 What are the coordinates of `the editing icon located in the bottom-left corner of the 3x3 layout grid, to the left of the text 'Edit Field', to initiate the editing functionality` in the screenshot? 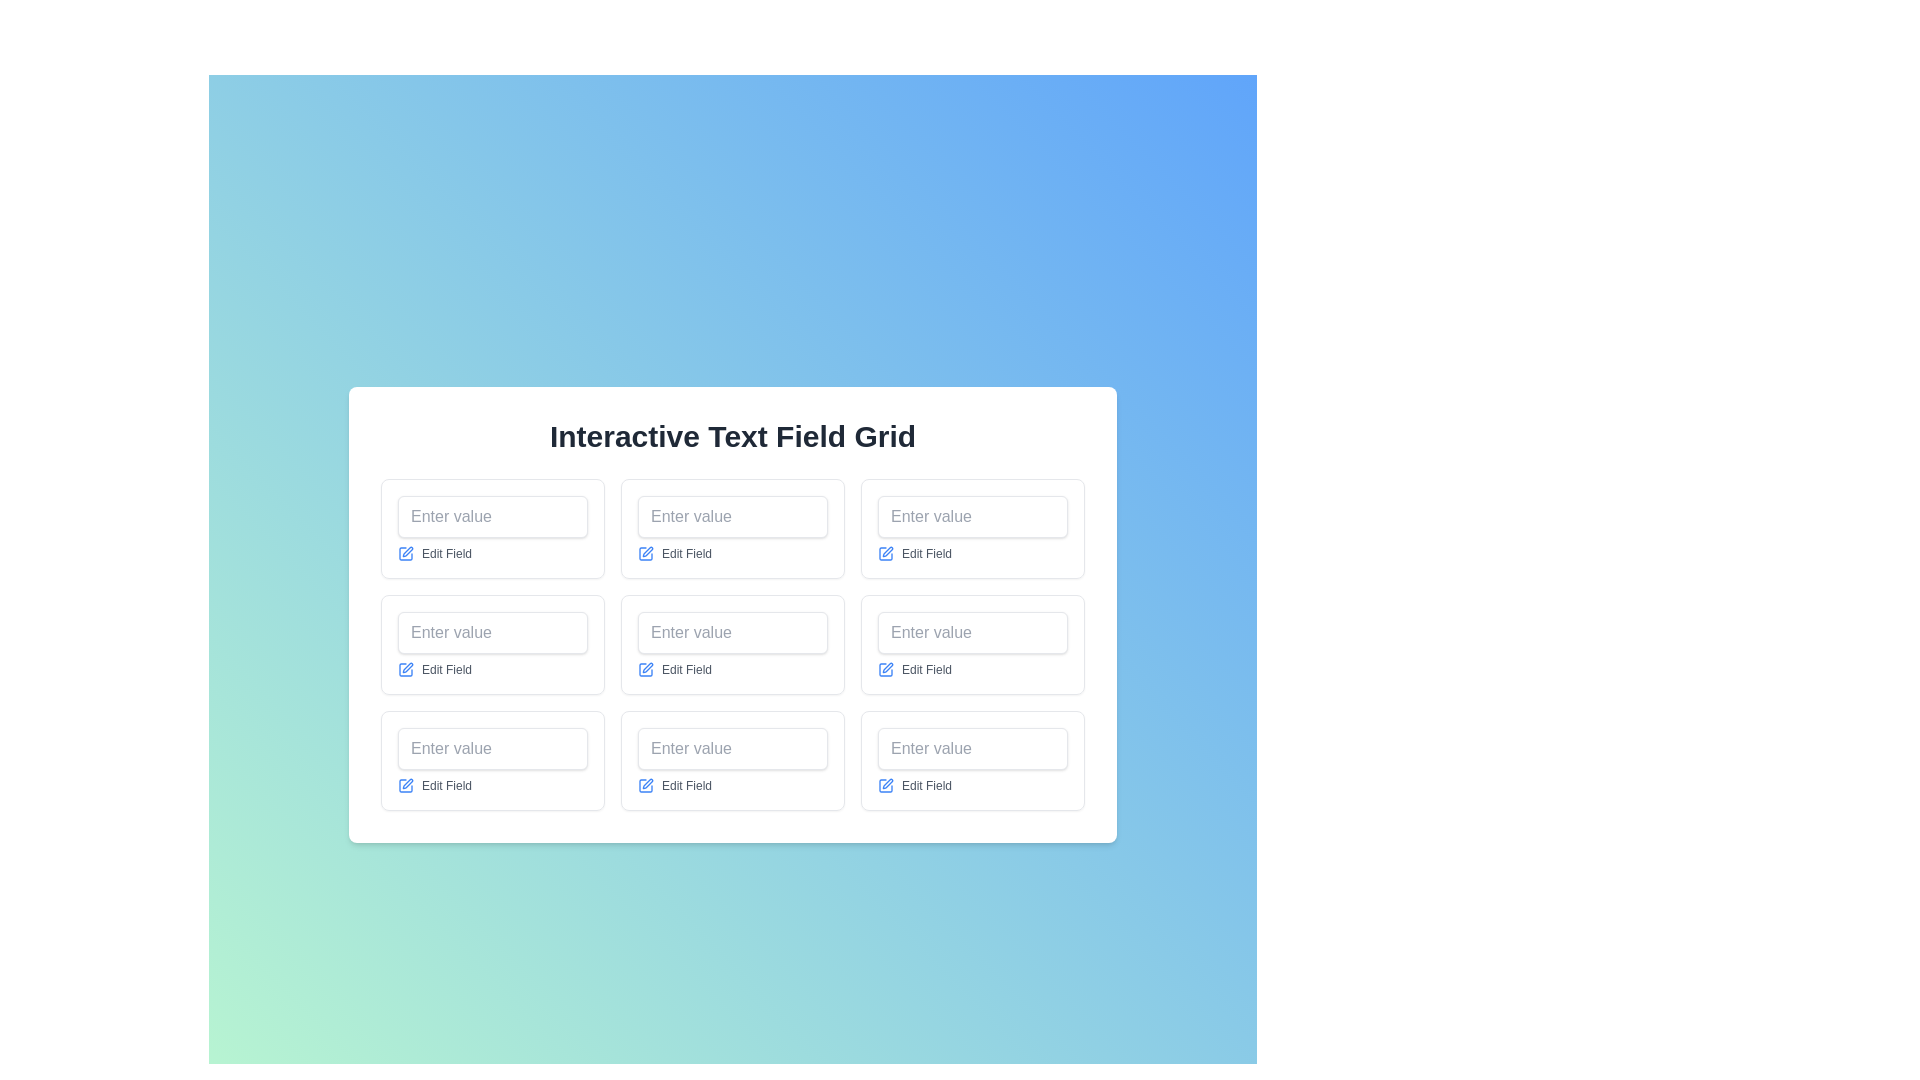 It's located at (405, 785).